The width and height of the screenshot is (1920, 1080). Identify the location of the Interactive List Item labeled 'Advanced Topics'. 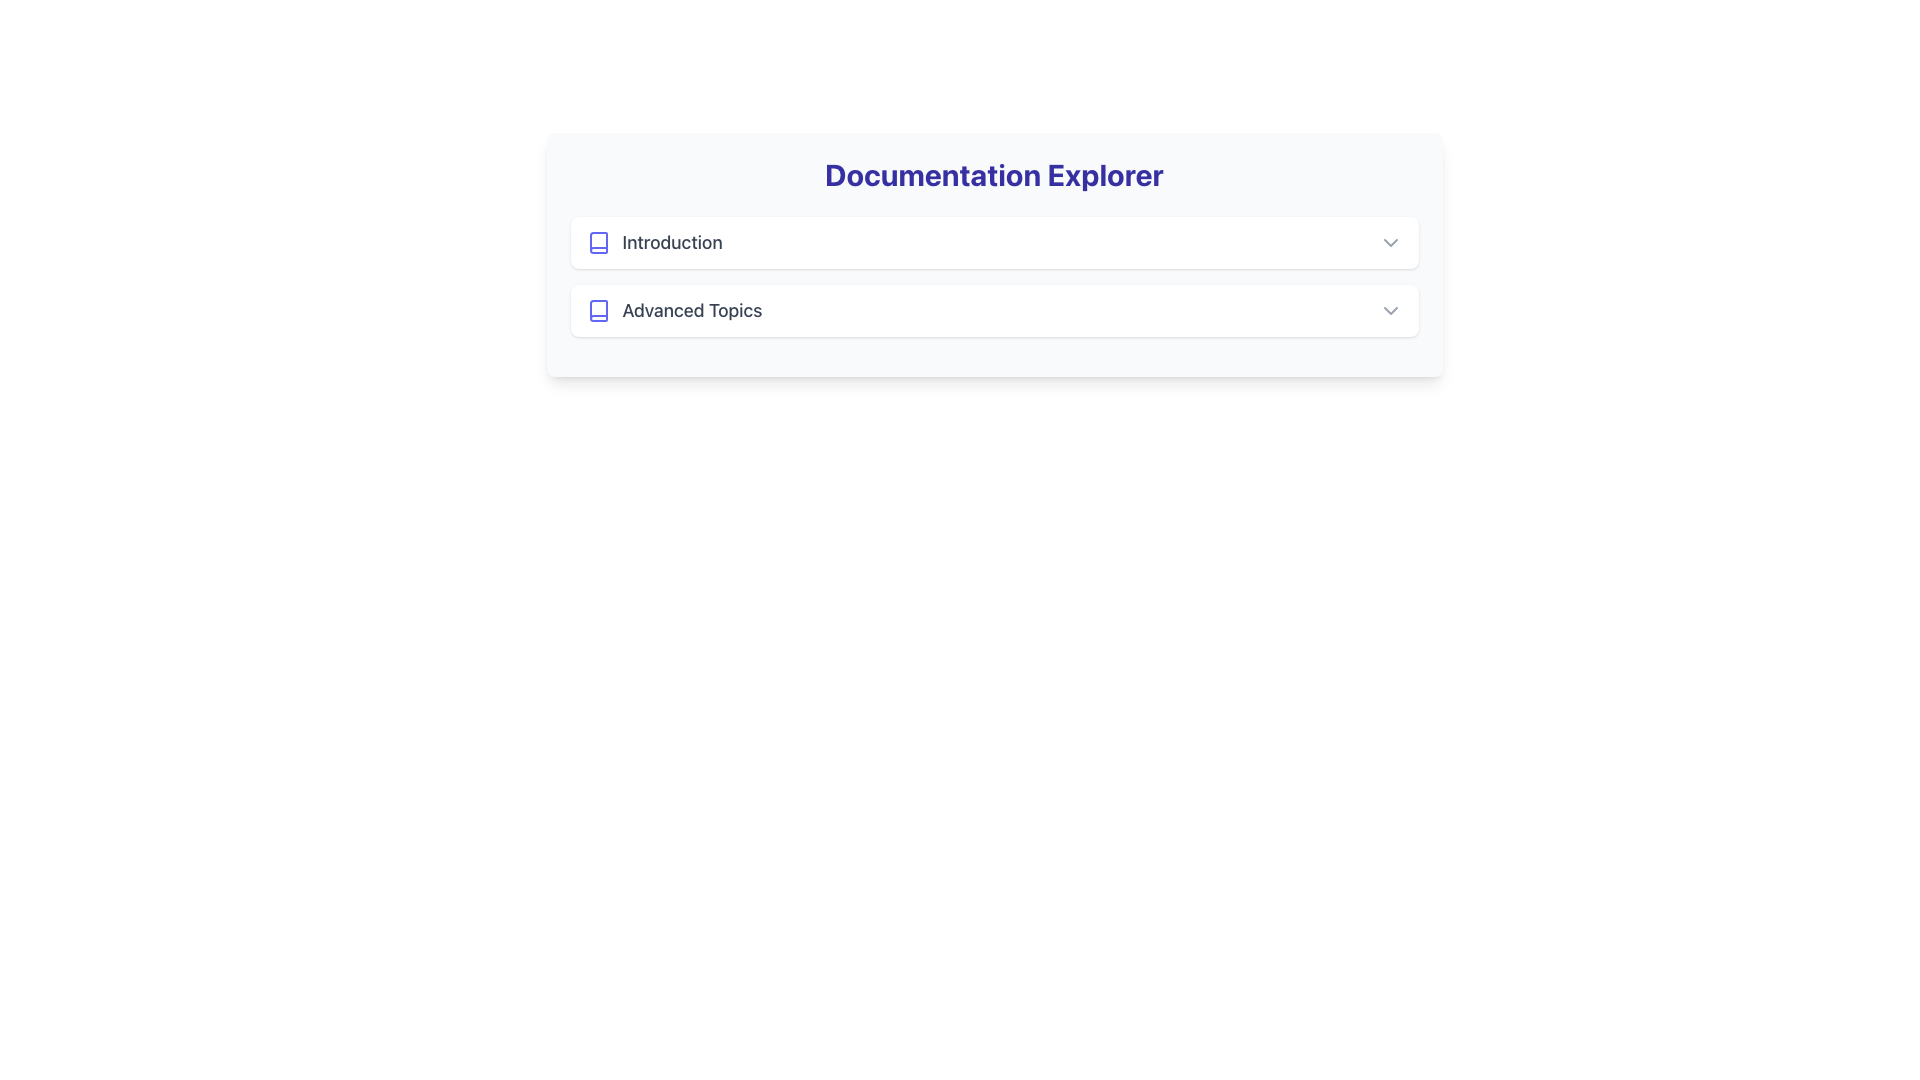
(994, 311).